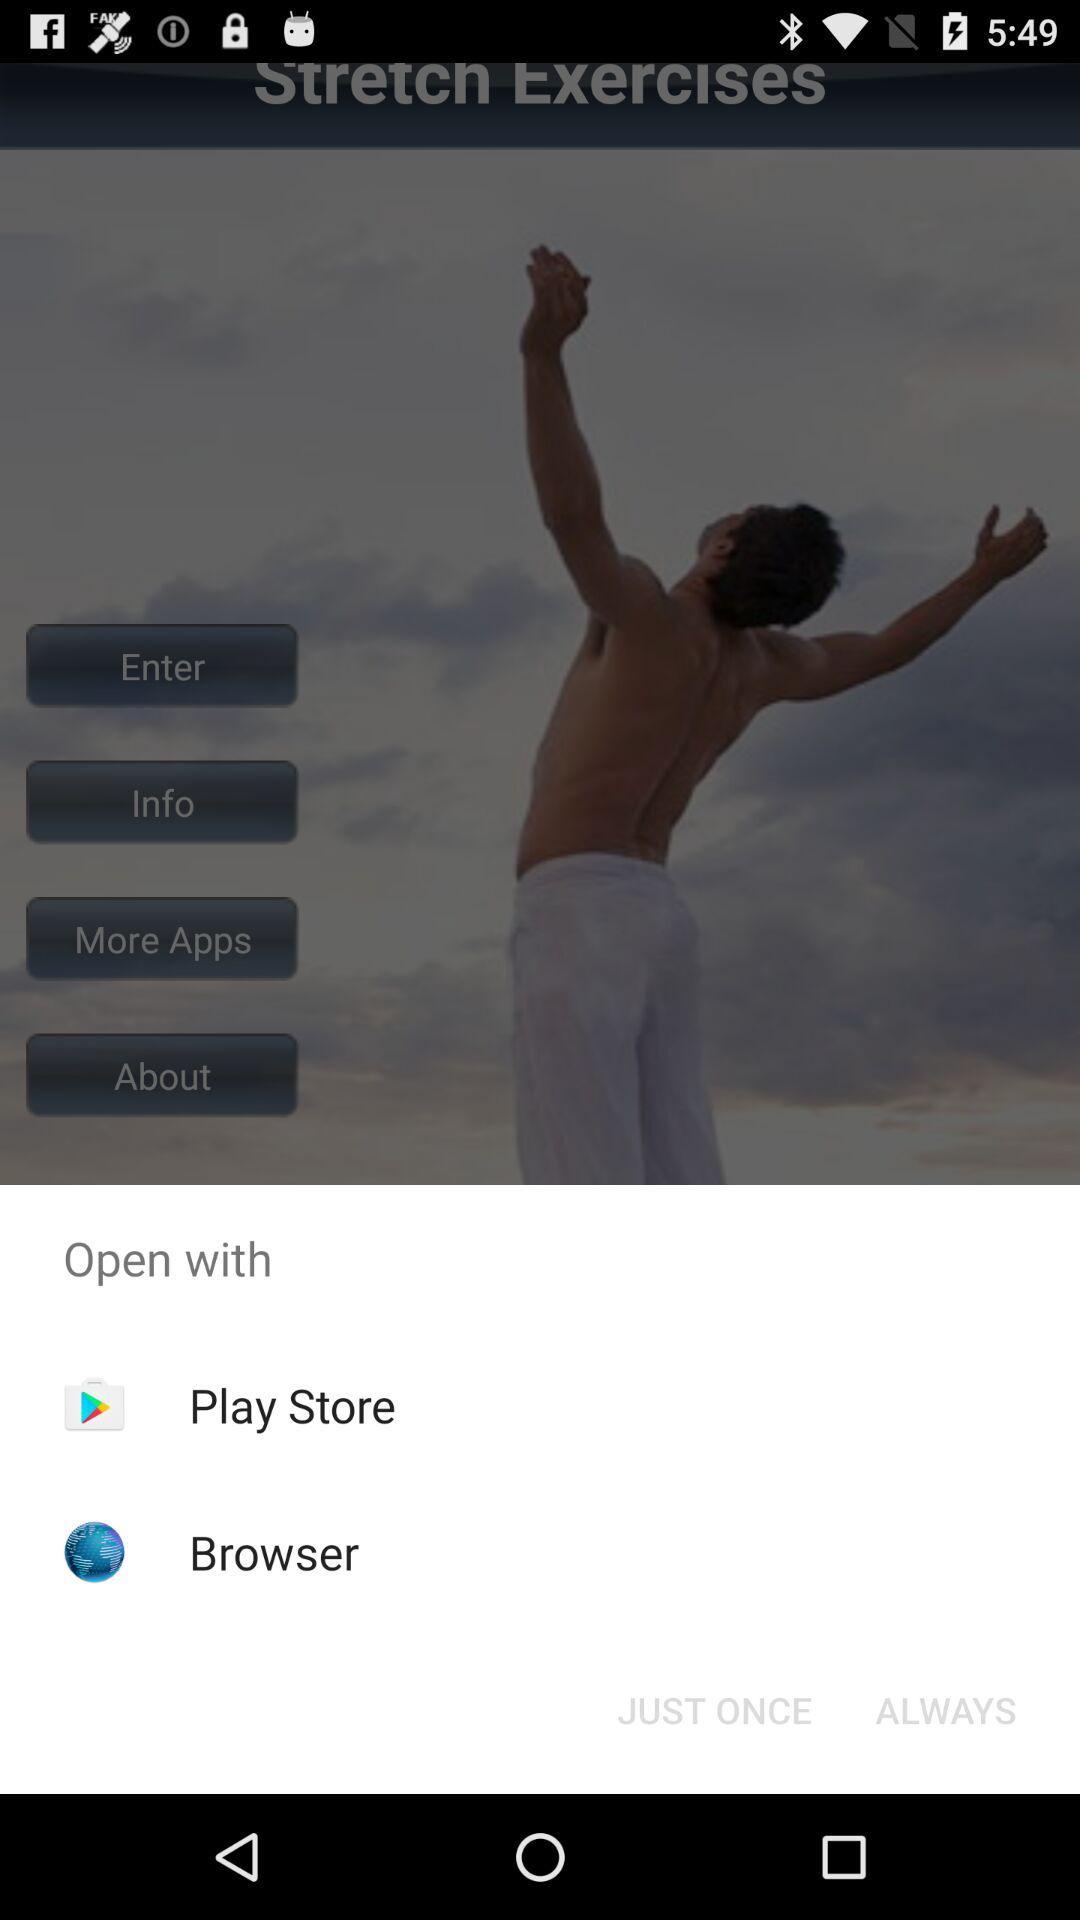 This screenshot has height=1920, width=1080. I want to click on the icon below the play store app, so click(274, 1551).